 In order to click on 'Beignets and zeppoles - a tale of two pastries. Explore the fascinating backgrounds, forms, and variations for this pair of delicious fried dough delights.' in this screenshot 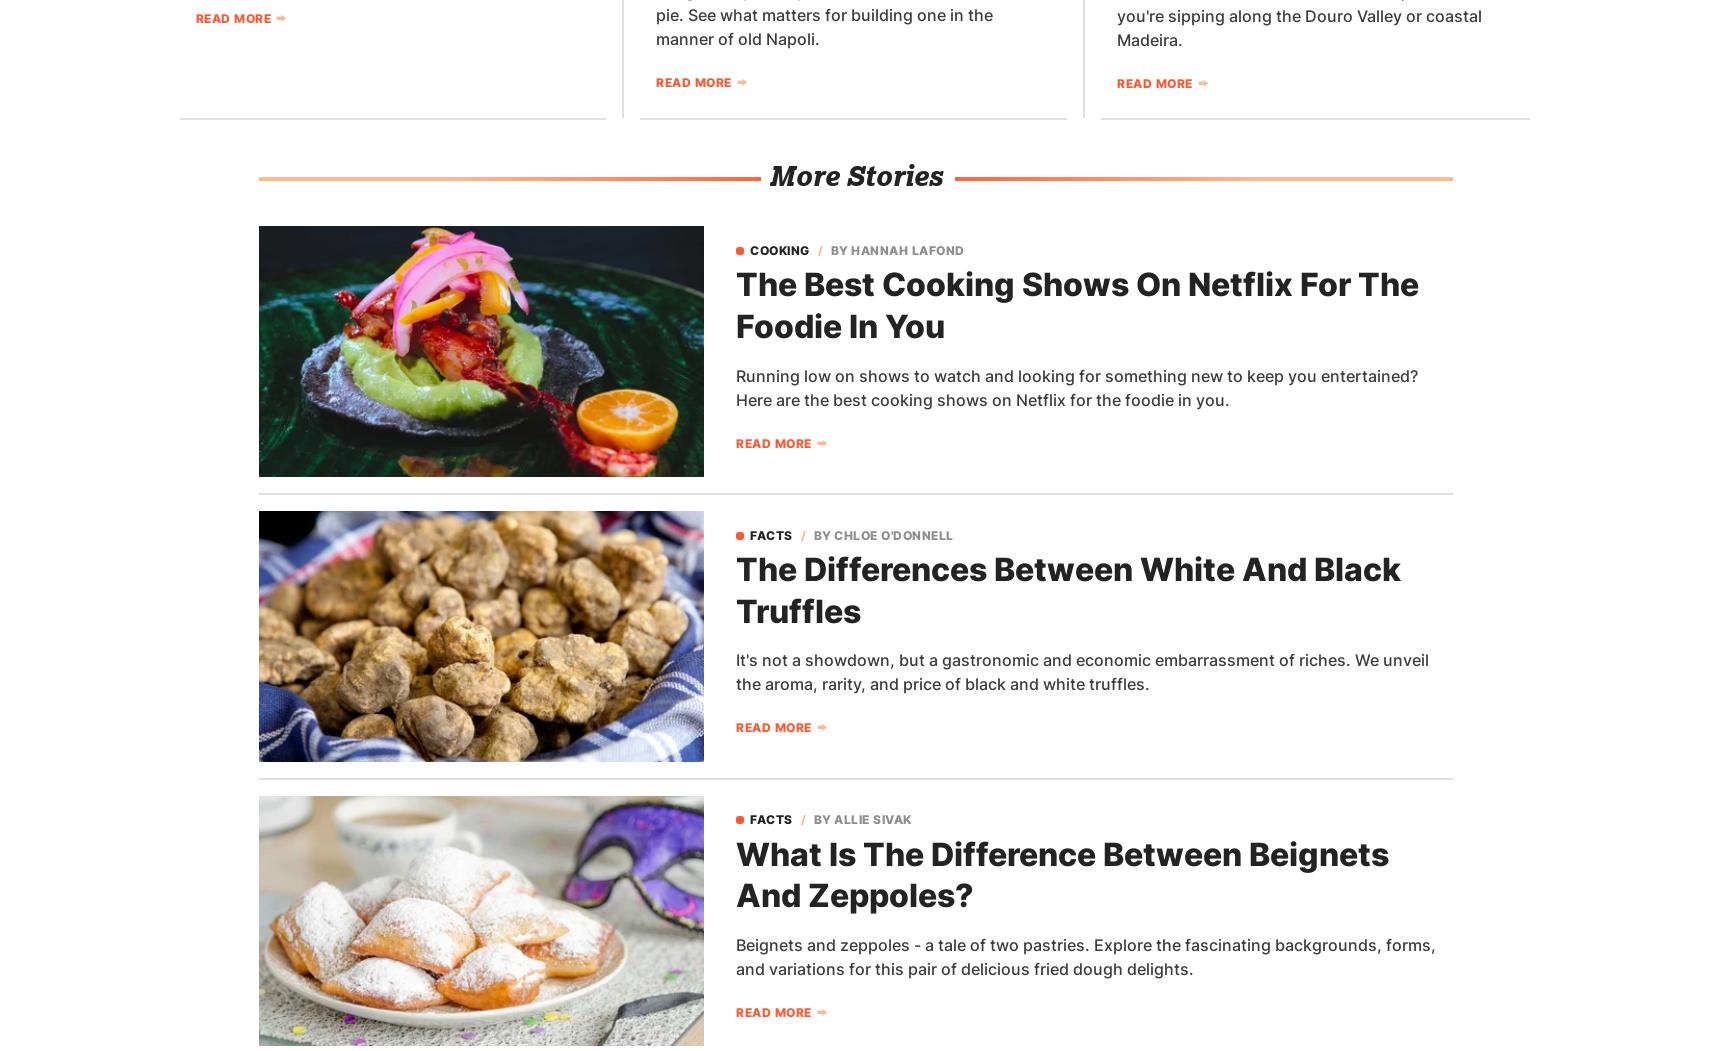, I will do `click(1085, 954)`.